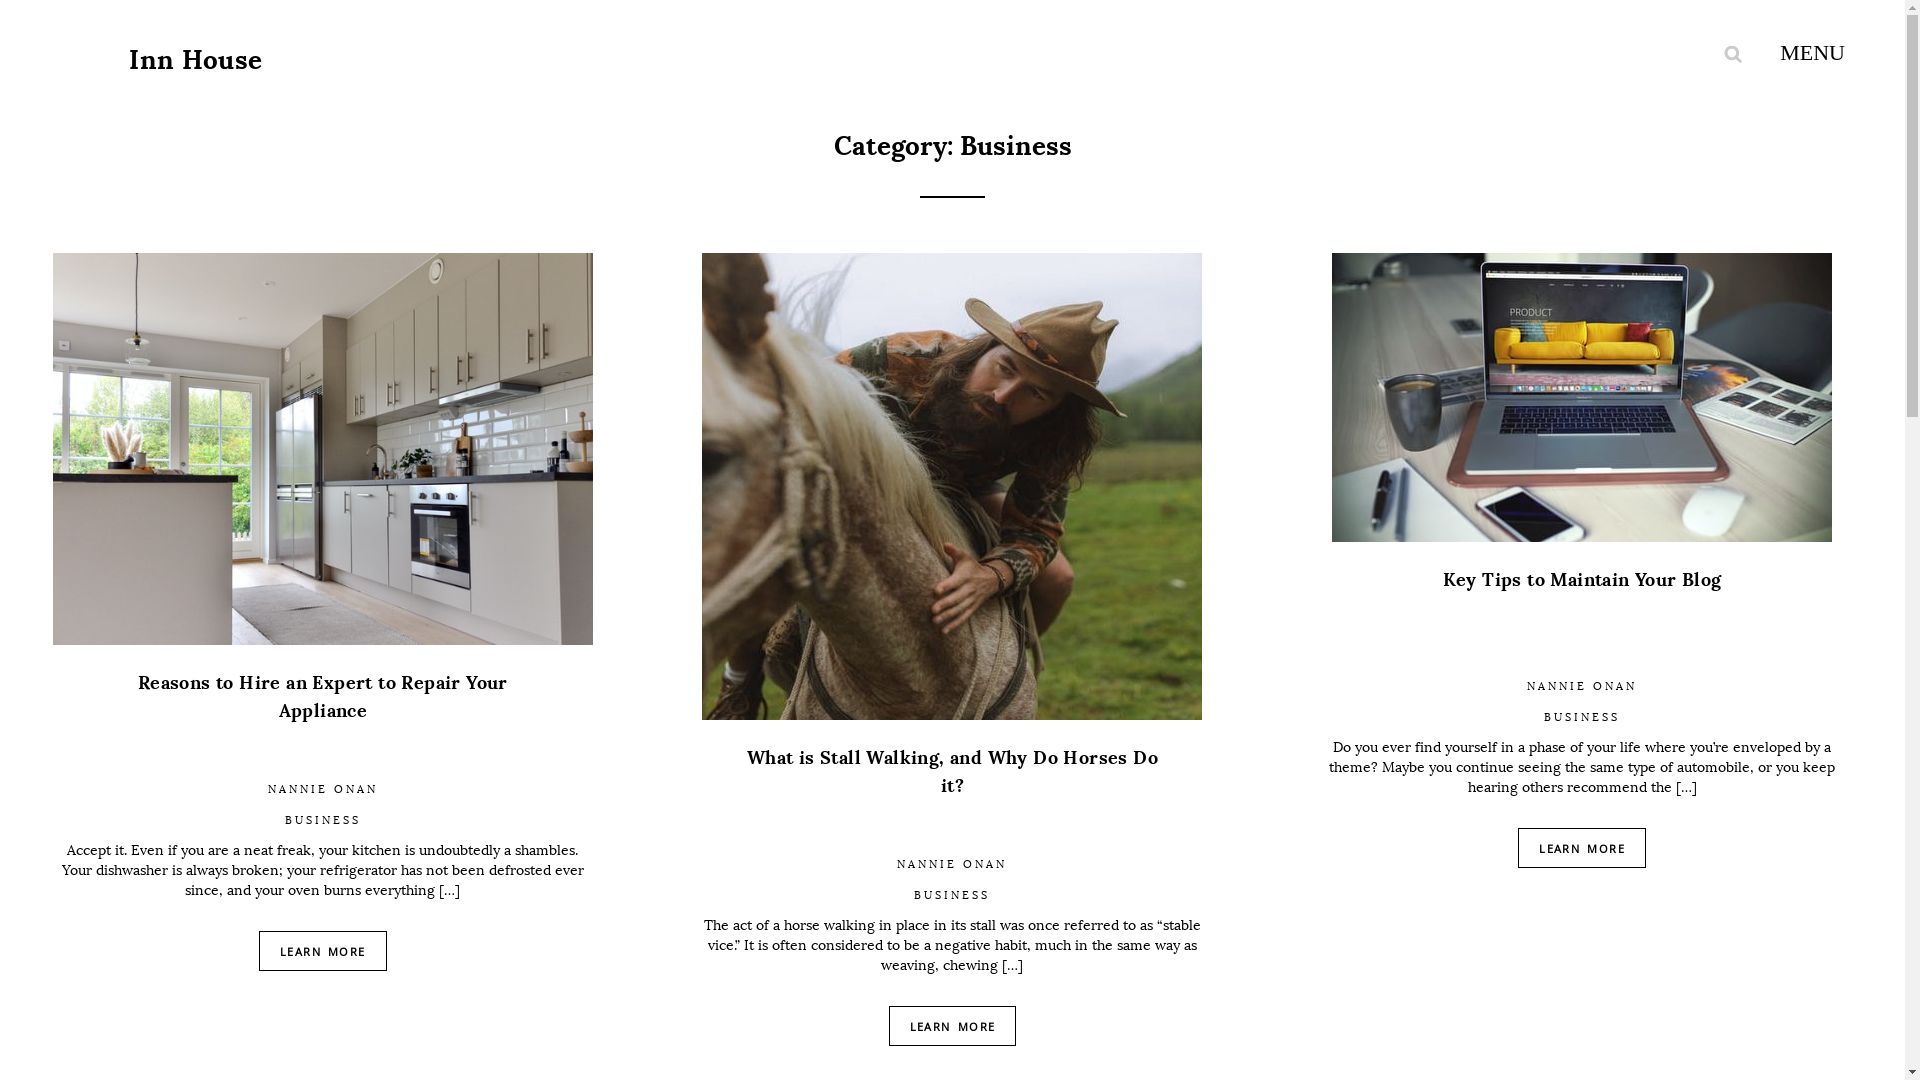 This screenshot has width=1920, height=1080. I want to click on 'NANNIE ONAN', so click(322, 788).